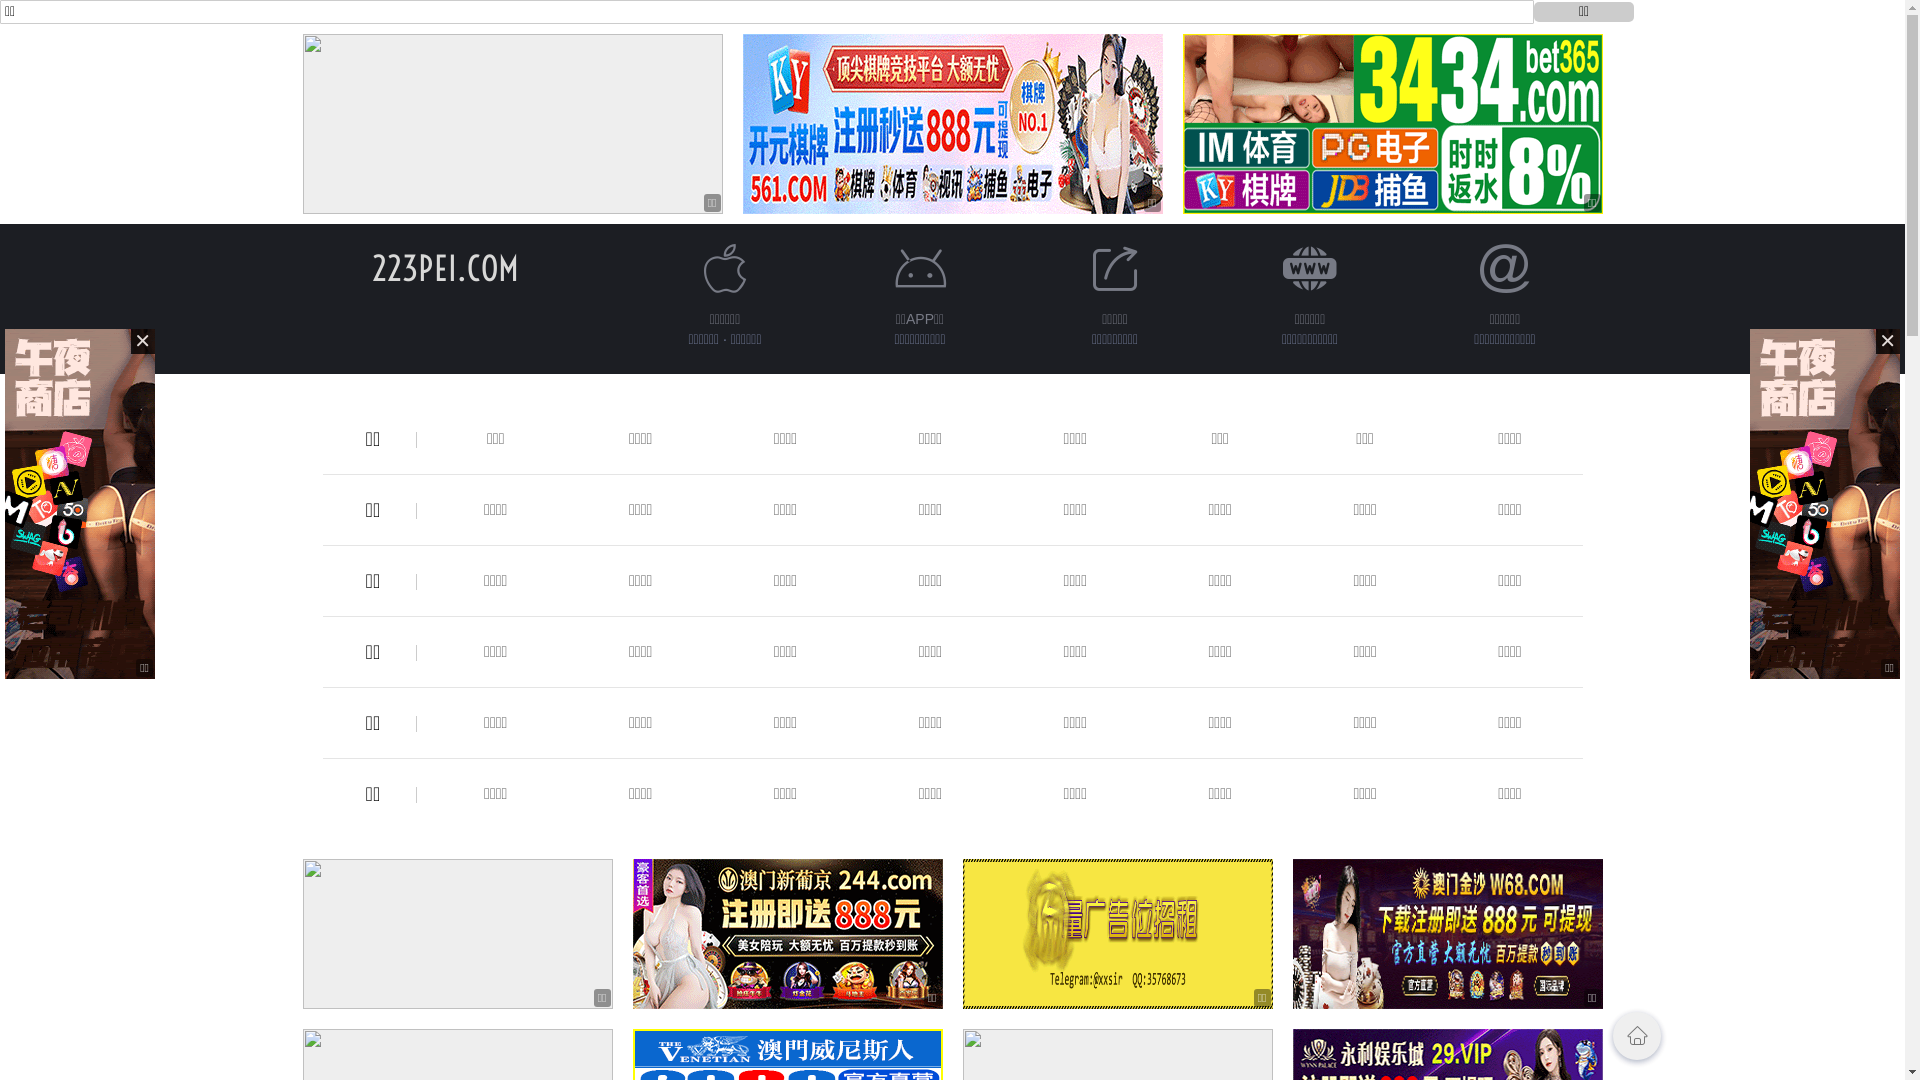 Image resolution: width=1920 pixels, height=1080 pixels. What do you see at coordinates (372, 267) in the screenshot?
I see `'223PEI.COM'` at bounding box center [372, 267].